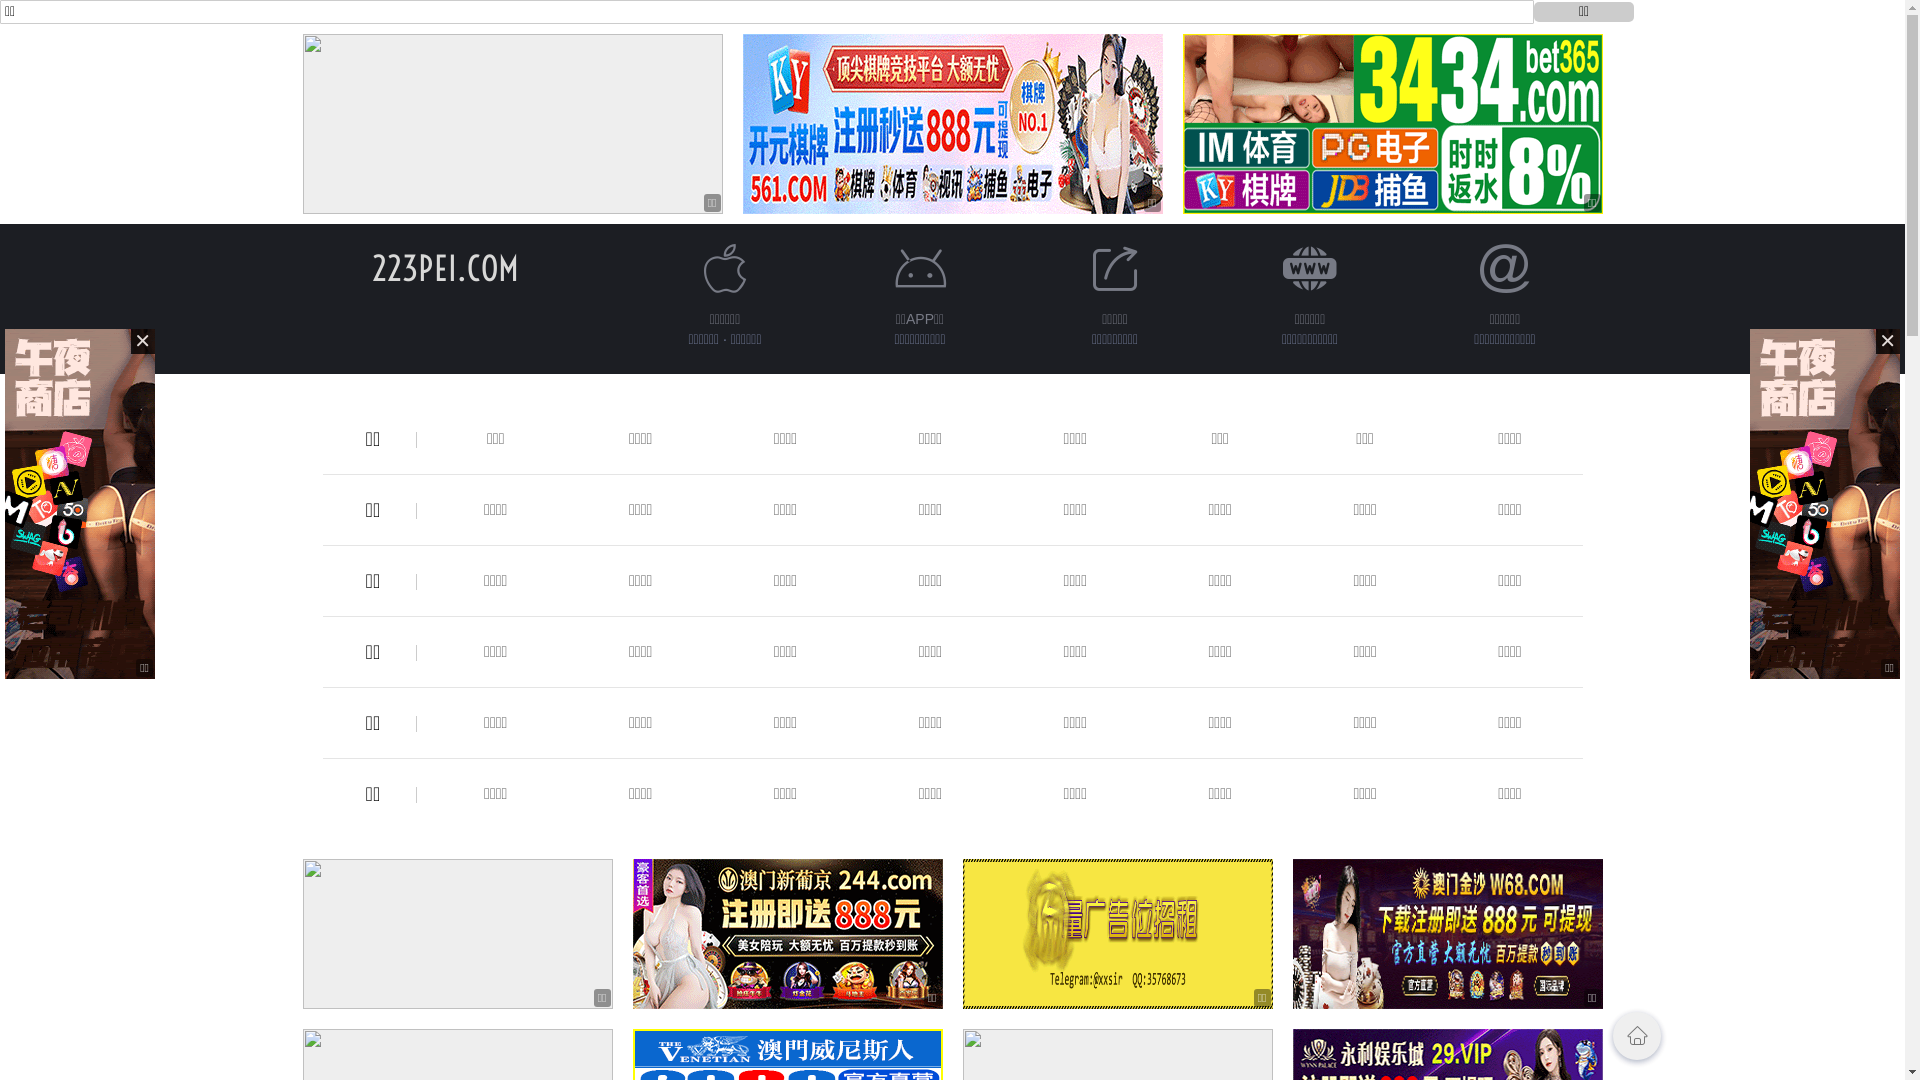 Image resolution: width=1920 pixels, height=1080 pixels. What do you see at coordinates (372, 267) in the screenshot?
I see `'223PEI.COM'` at bounding box center [372, 267].